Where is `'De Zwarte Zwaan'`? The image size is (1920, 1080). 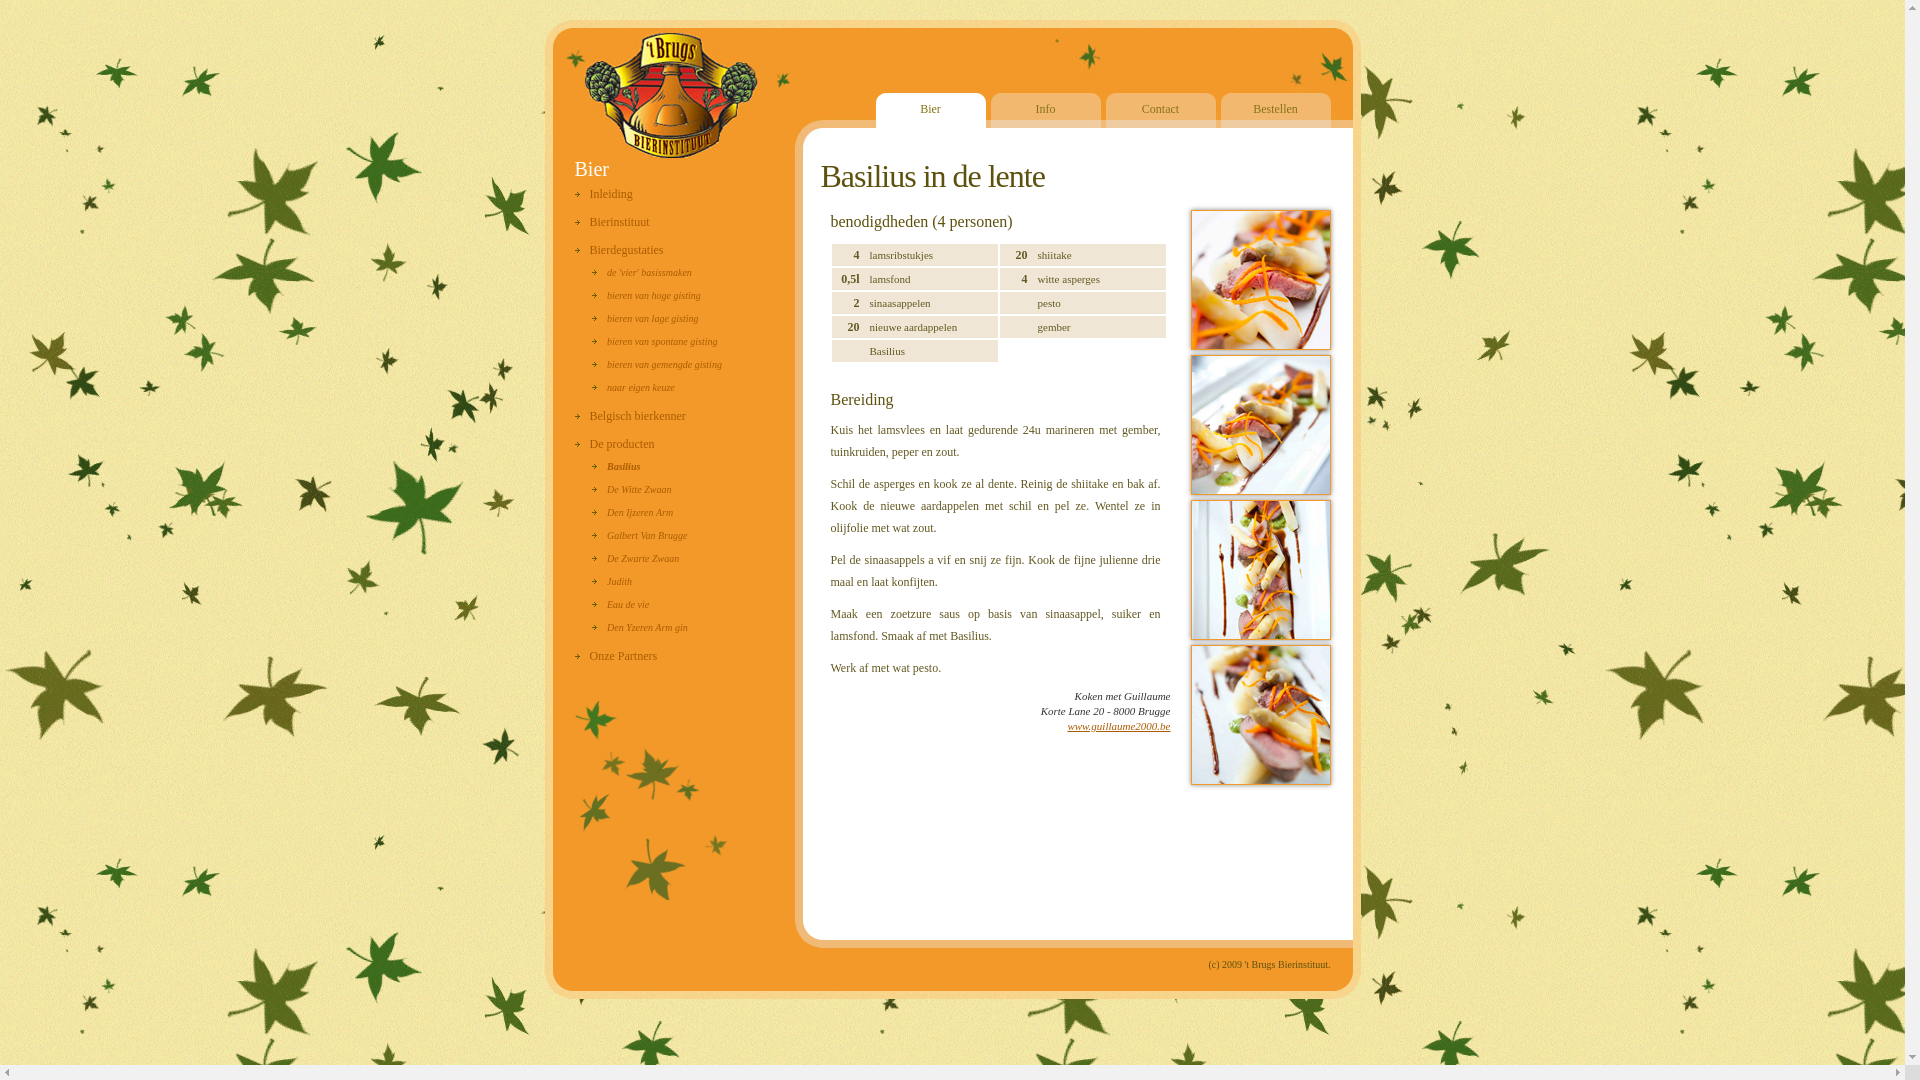
'De Zwarte Zwaan' is located at coordinates (590, 558).